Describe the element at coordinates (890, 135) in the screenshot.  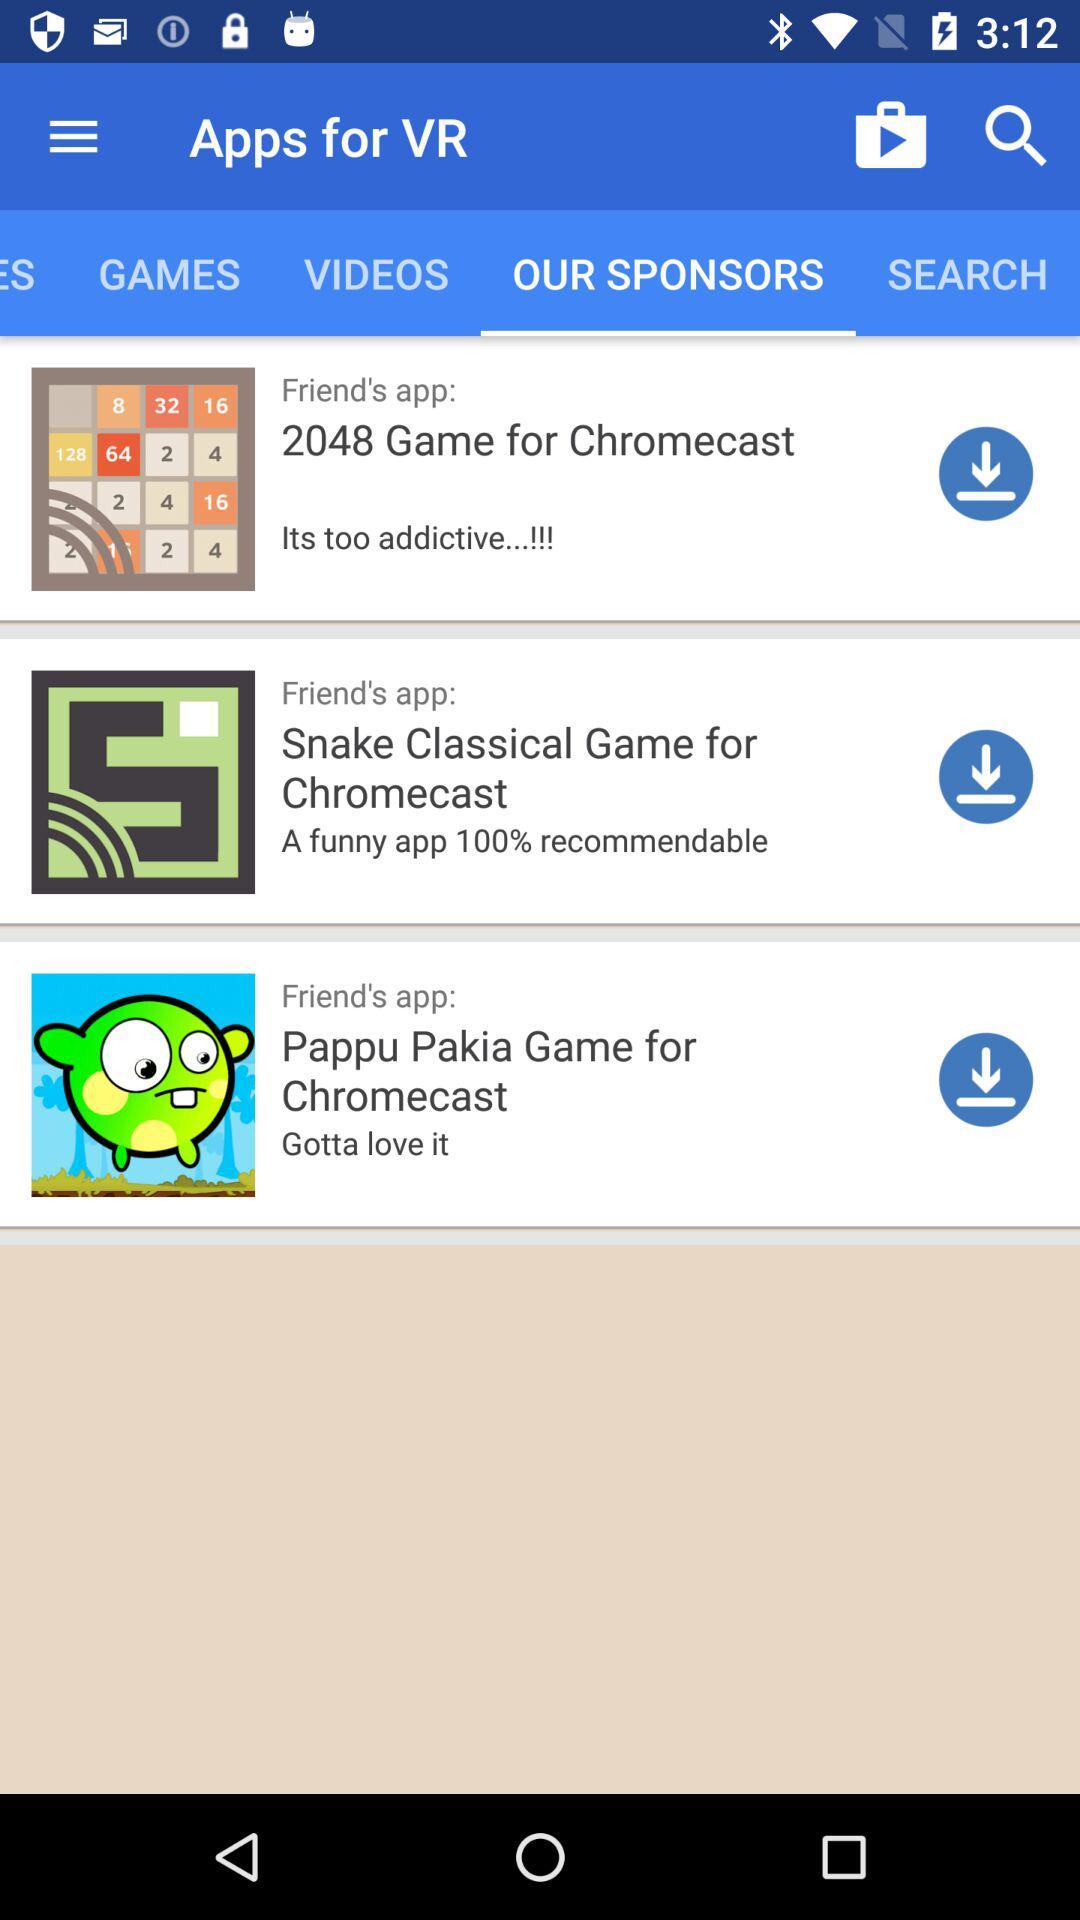
I see `the item above the our sponsors item` at that location.